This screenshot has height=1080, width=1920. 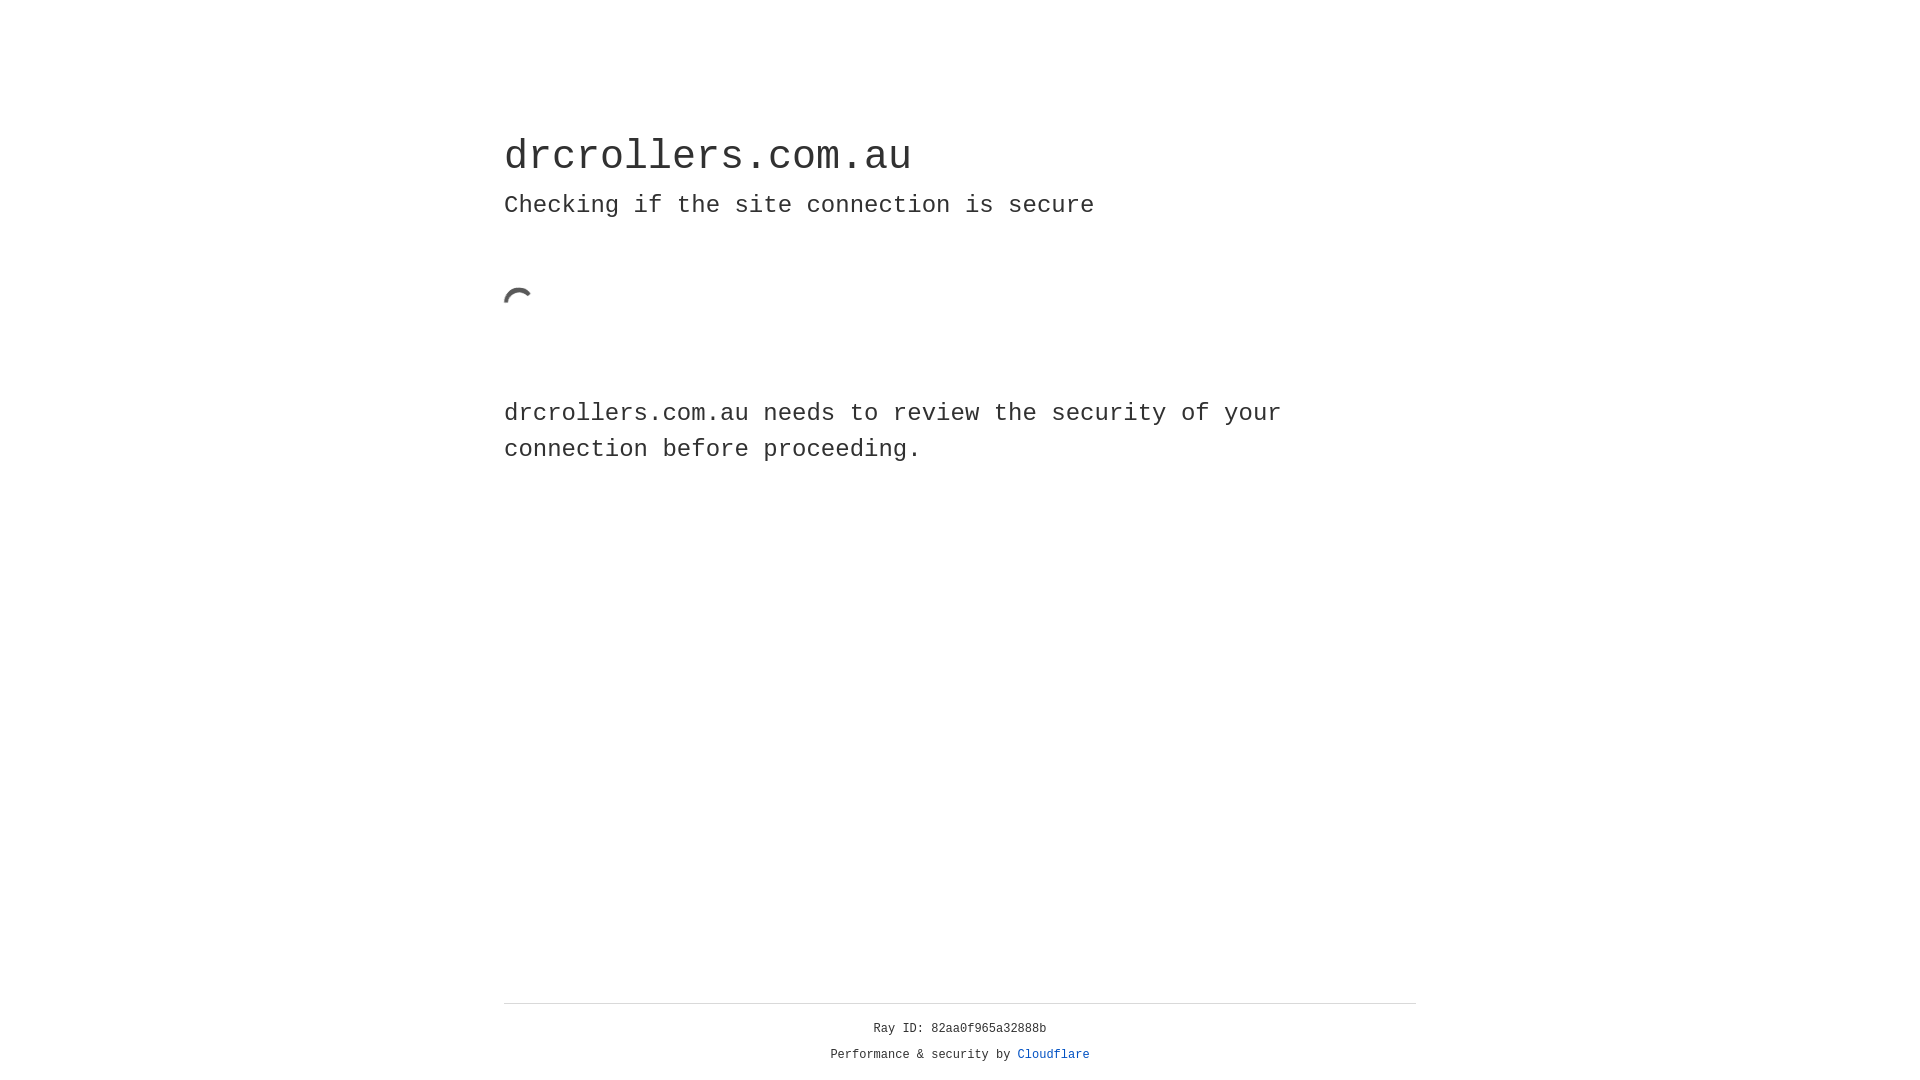 What do you see at coordinates (1053, 1054) in the screenshot?
I see `'Cloudflare'` at bounding box center [1053, 1054].